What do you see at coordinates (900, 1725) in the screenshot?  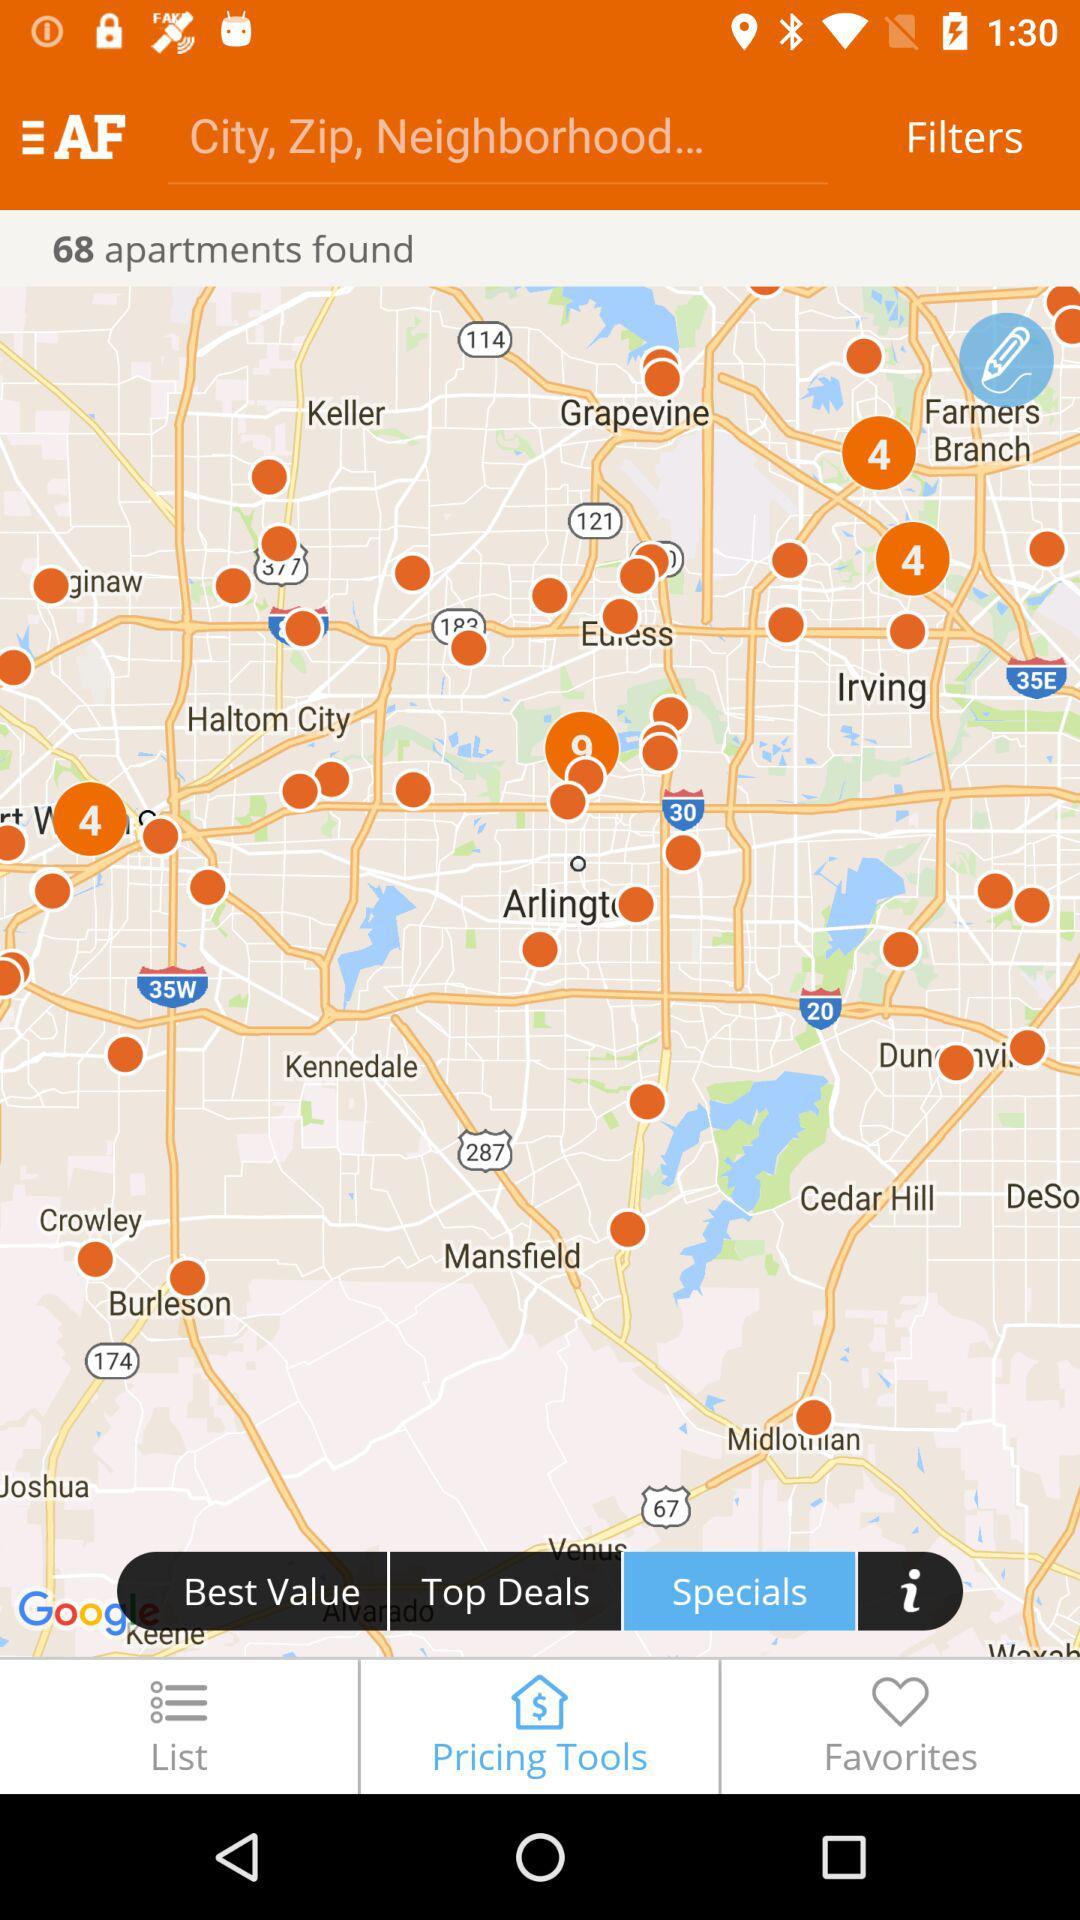 I see `favorites item` at bounding box center [900, 1725].